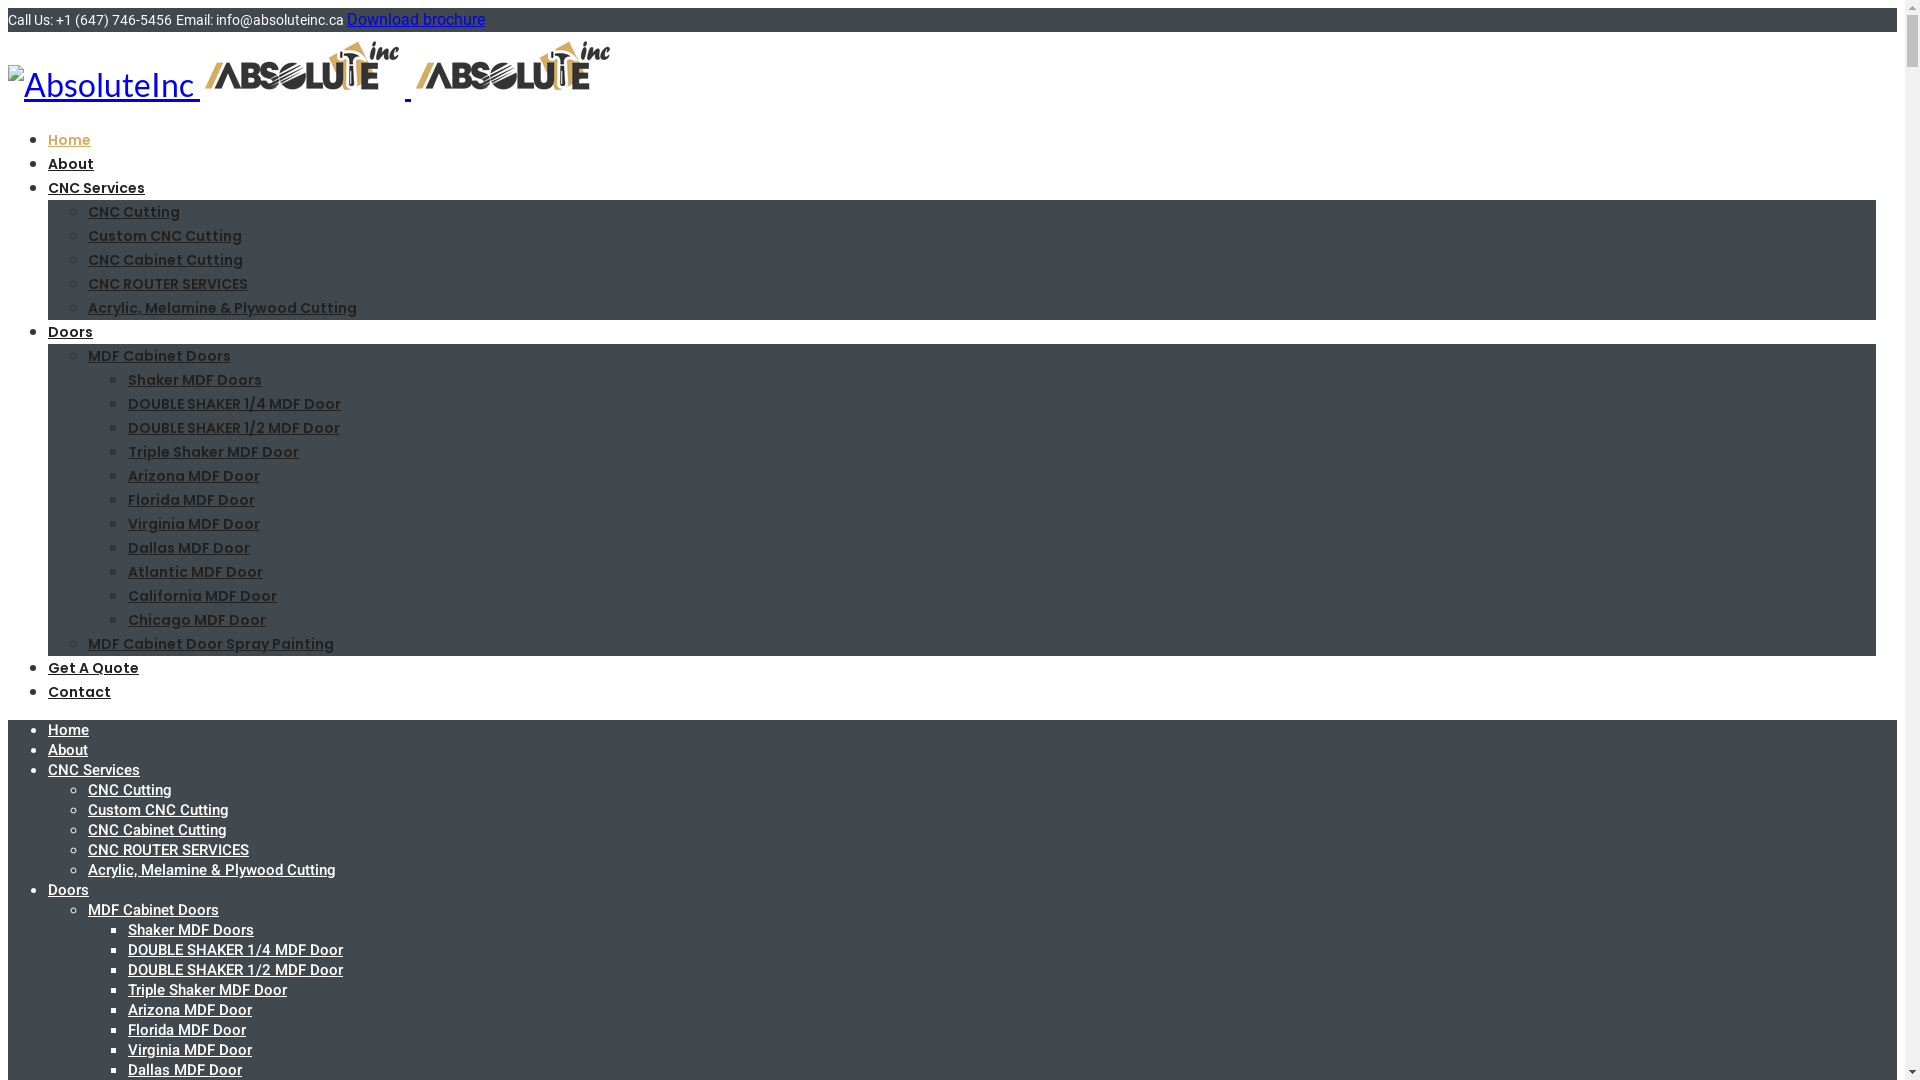 The image size is (1920, 1080). Describe the element at coordinates (95, 188) in the screenshot. I see `'CNC Services'` at that location.